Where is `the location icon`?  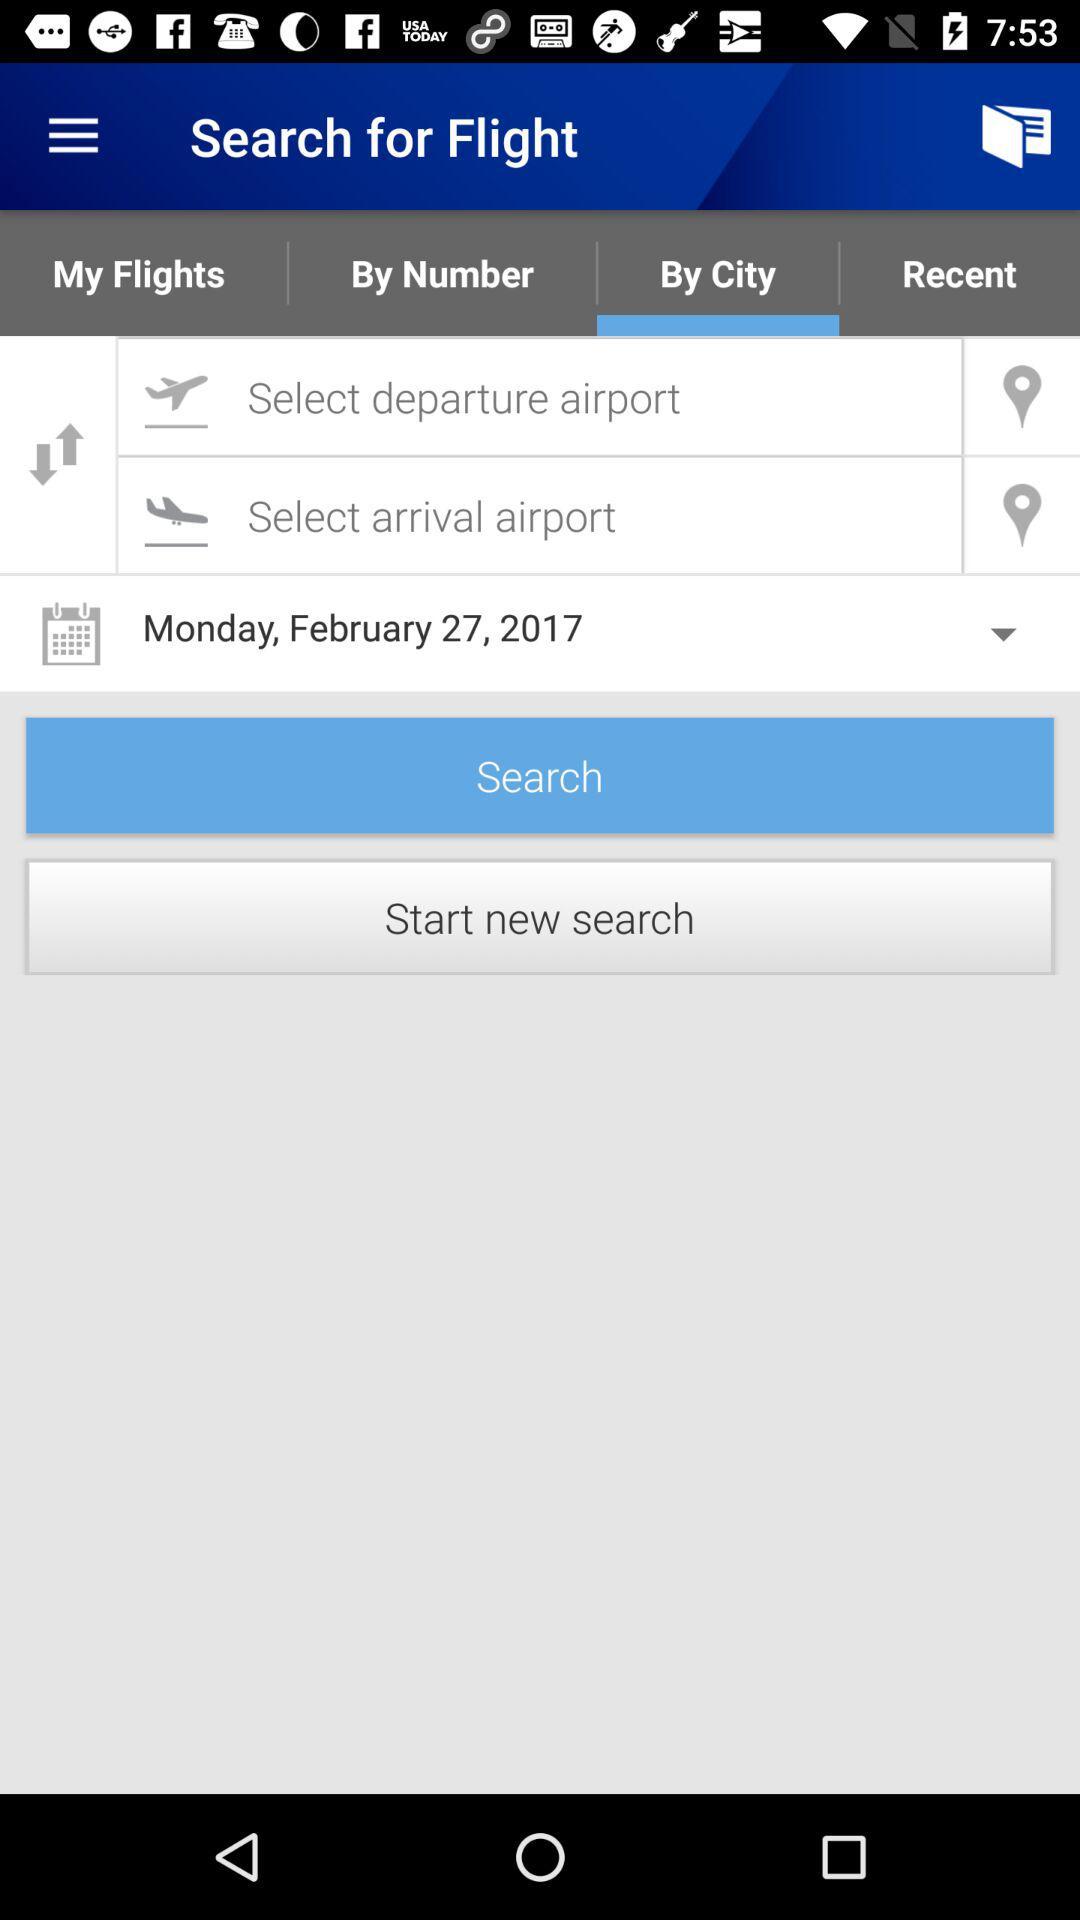 the location icon is located at coordinates (1022, 515).